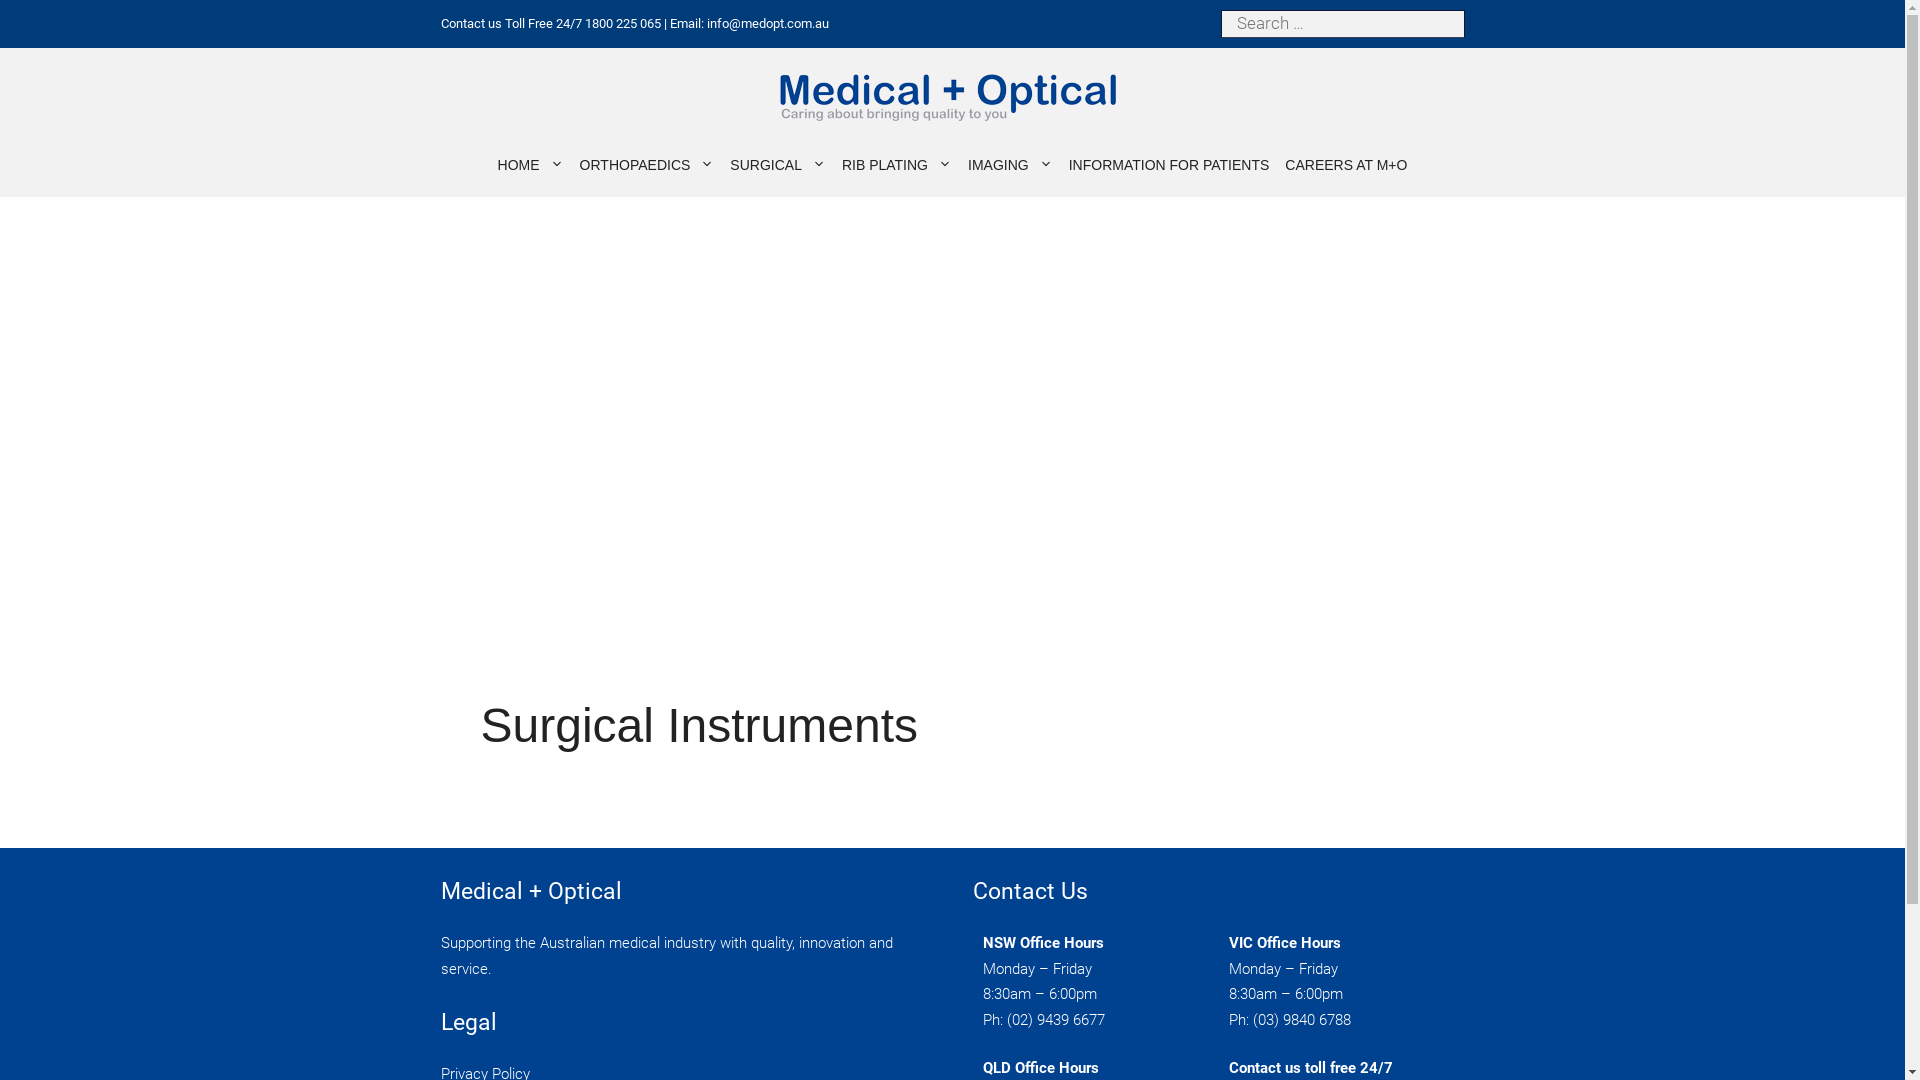 The image size is (1920, 1080). I want to click on 'IMAGING', so click(1010, 163).